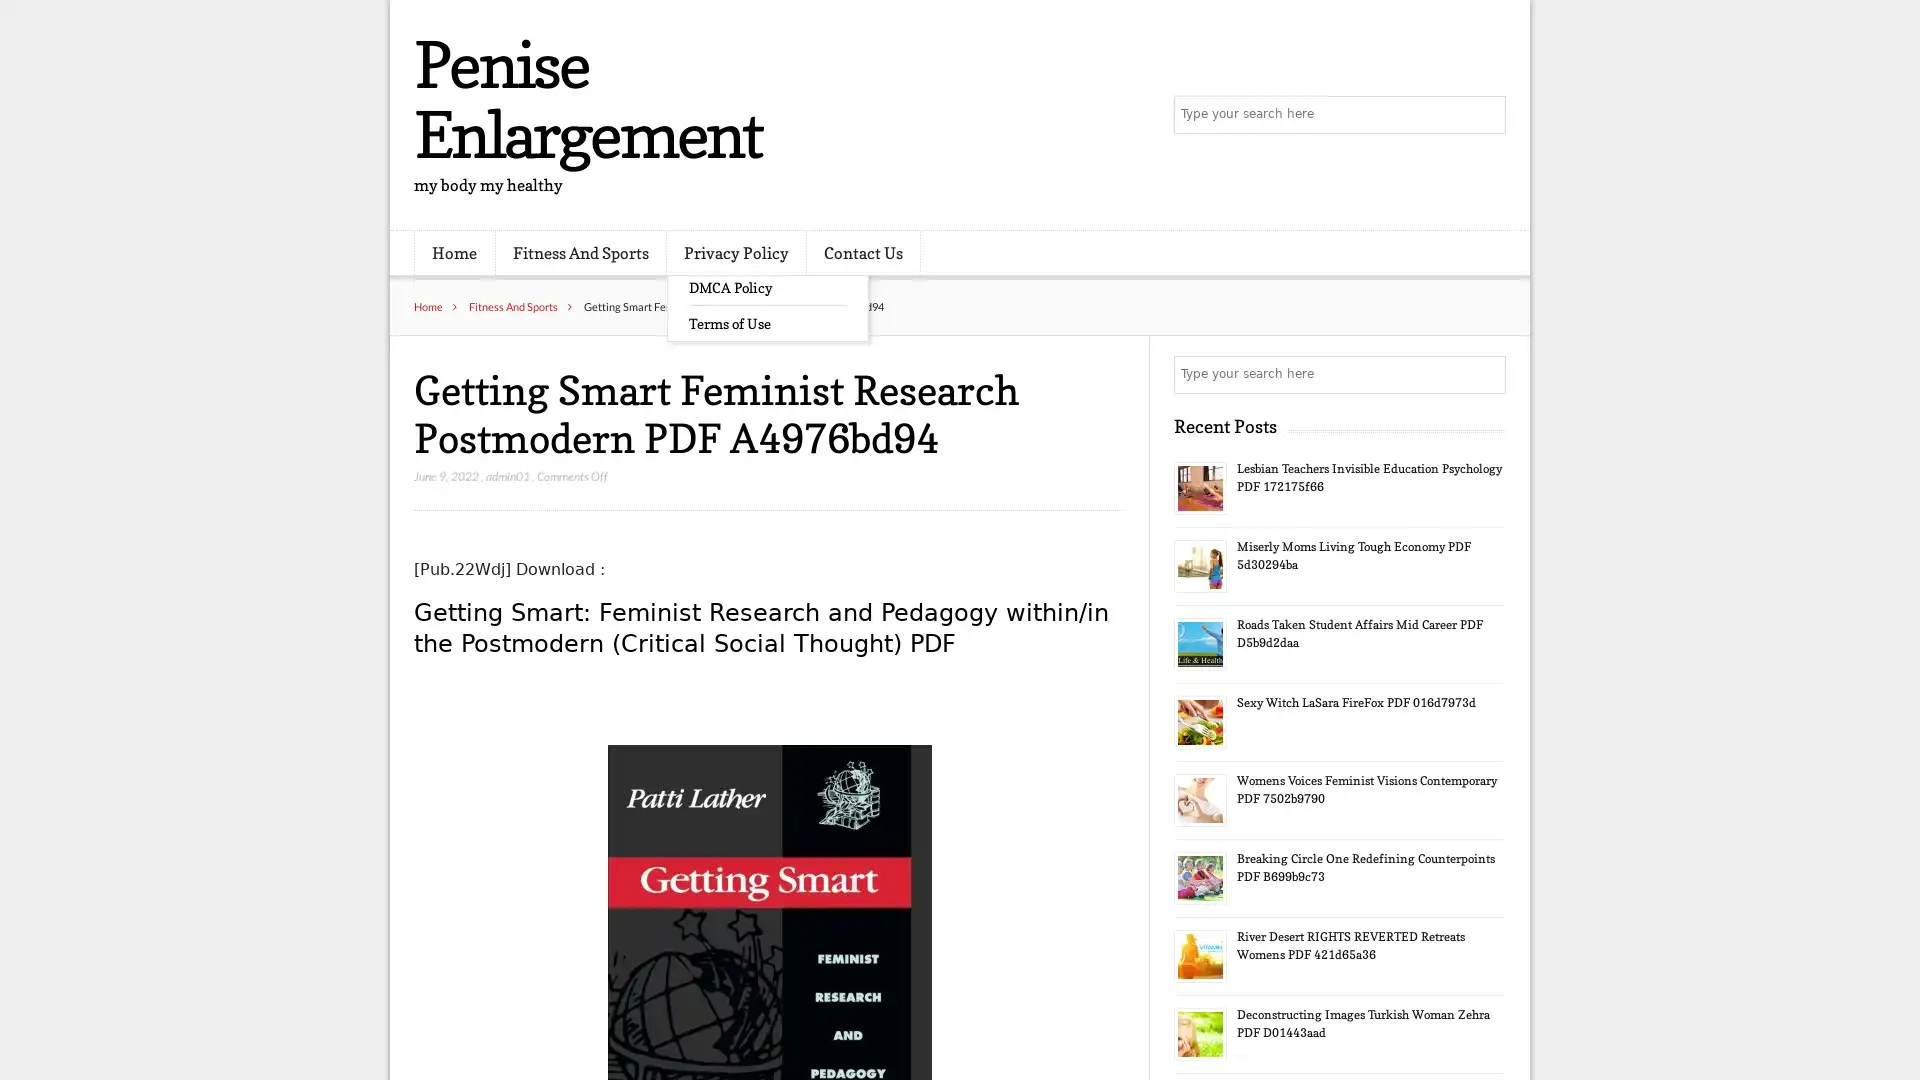  I want to click on Search, so click(1485, 115).